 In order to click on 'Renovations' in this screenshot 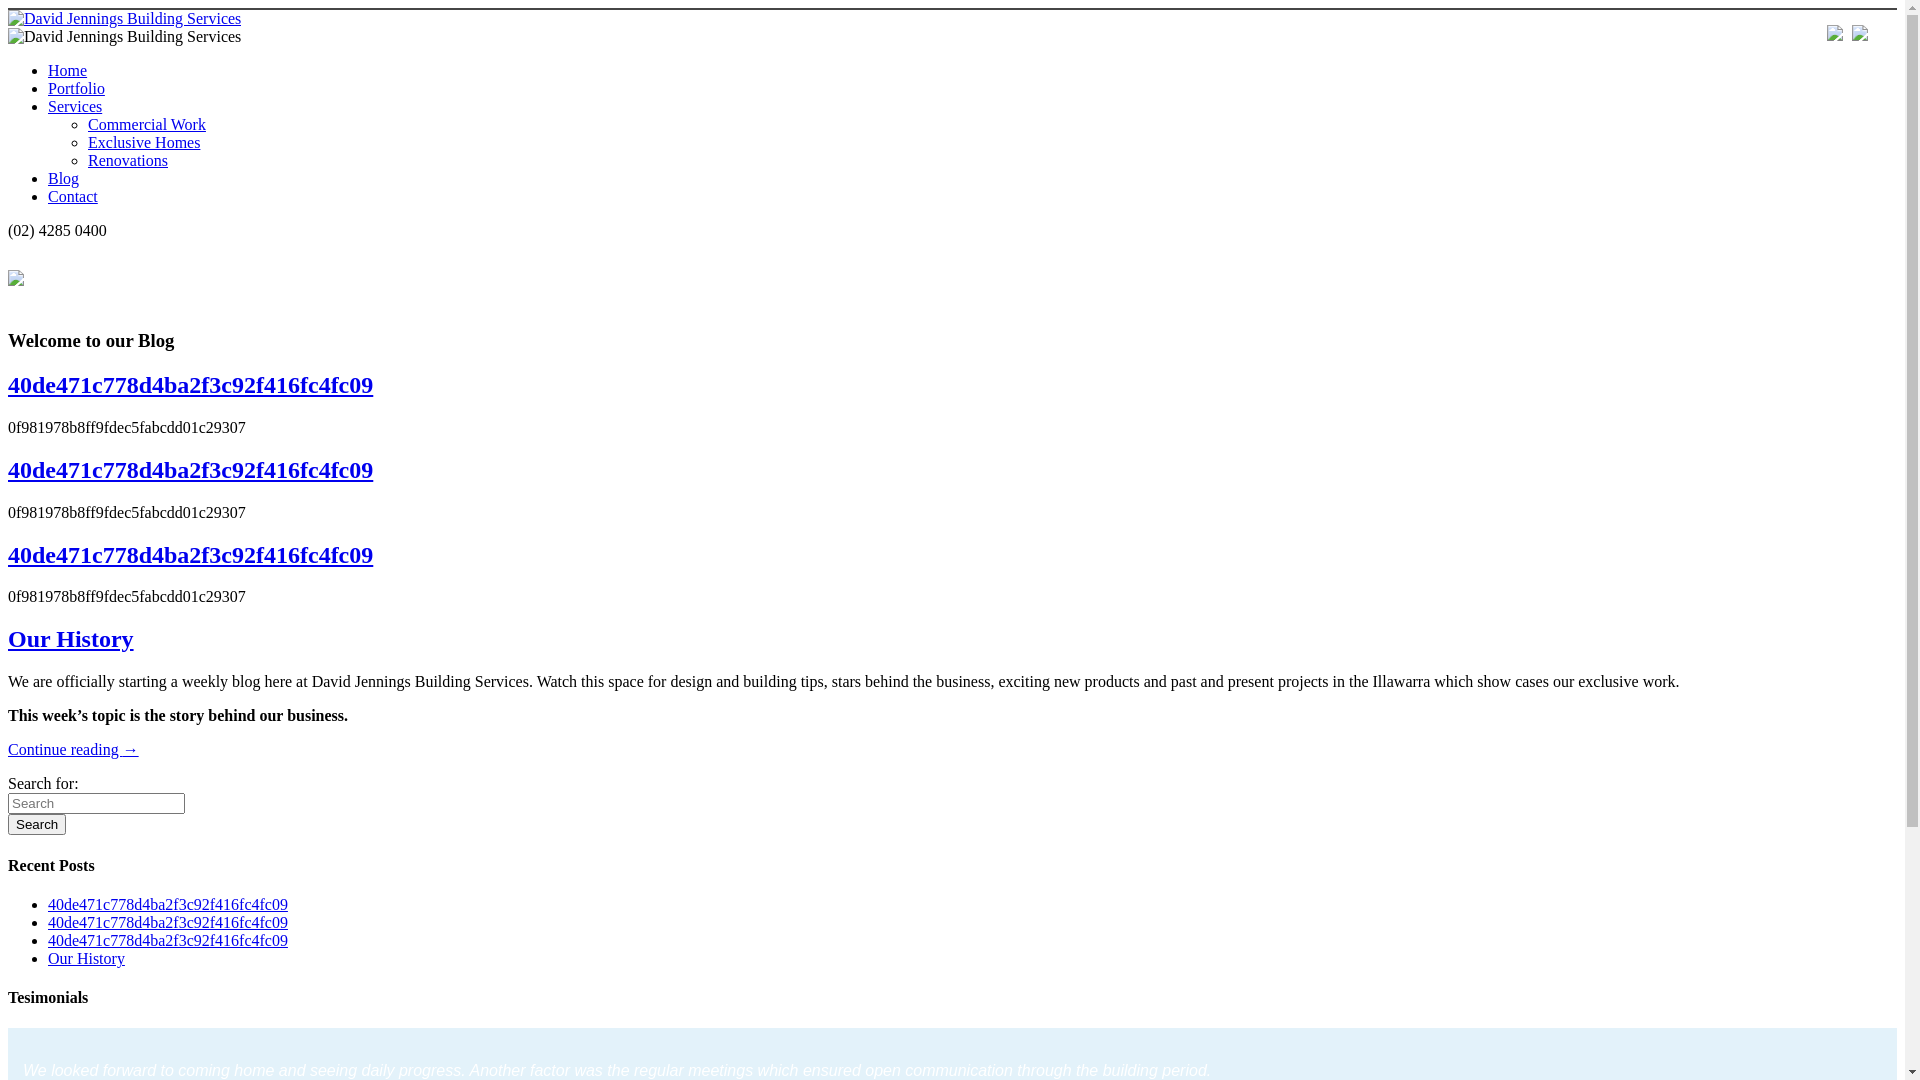, I will do `click(127, 159)`.